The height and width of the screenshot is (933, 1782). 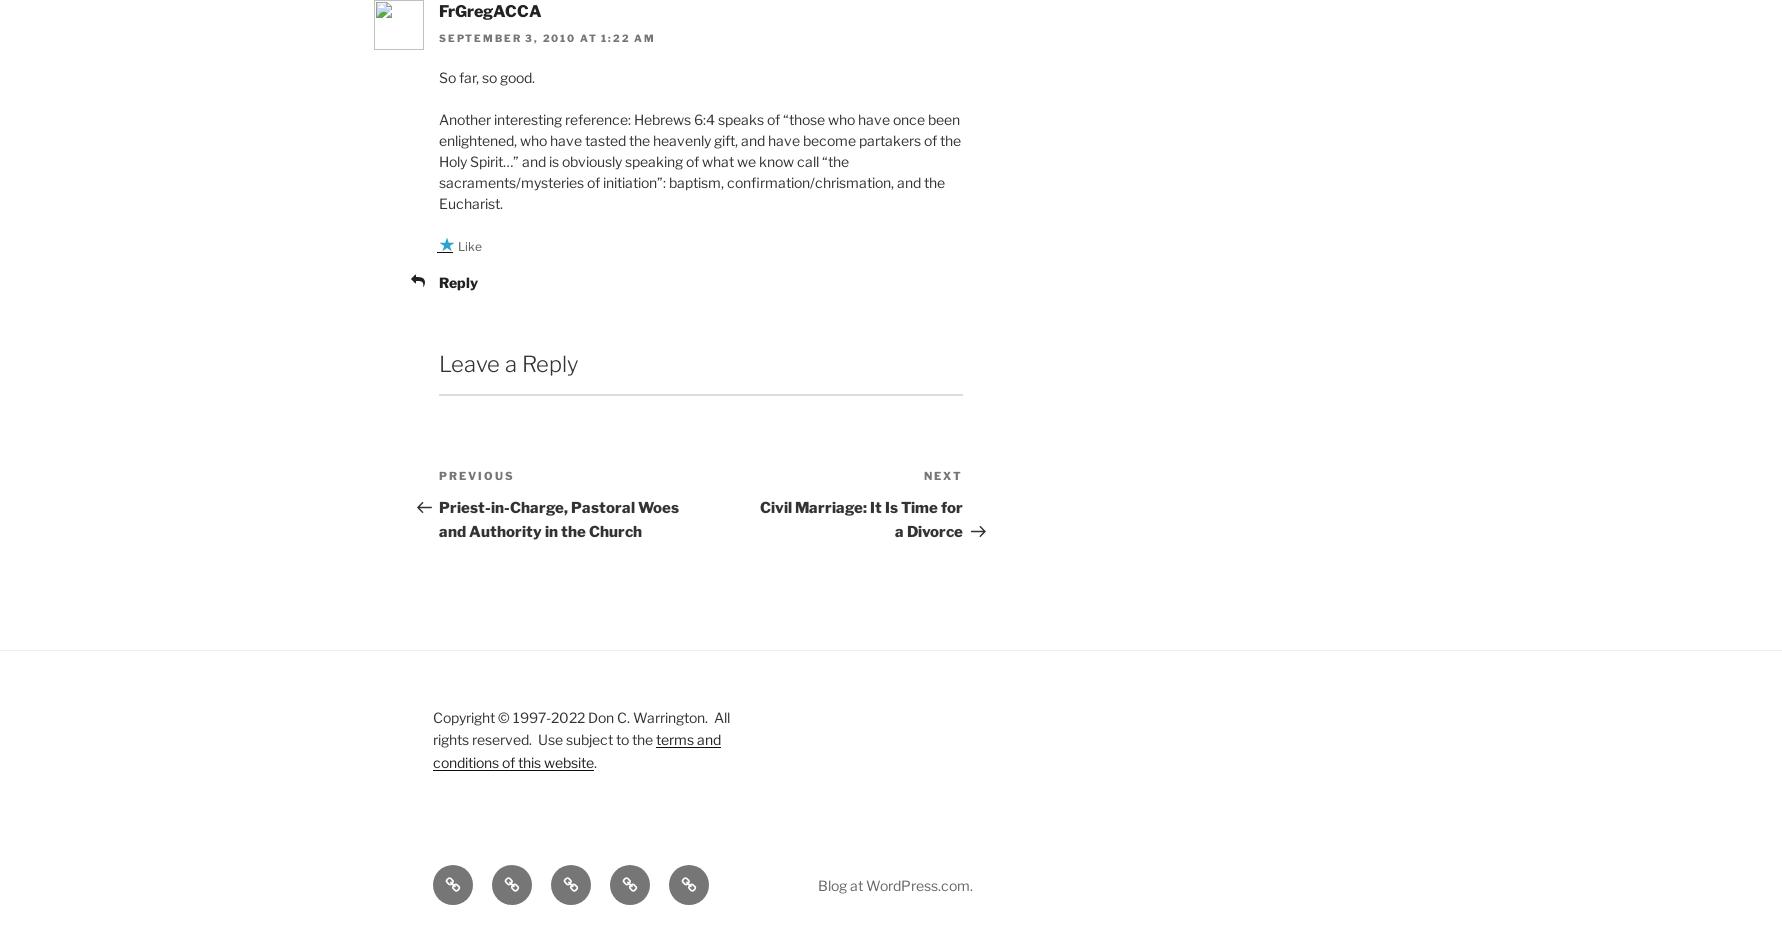 What do you see at coordinates (698, 160) in the screenshot?
I see `'Another interesting reference:  Hebrews 6:4 speaks of “those who have once been enlightened, who have tasted the heavenly gift, and have become partakers of the Holy Spirit…” and is obviously speaking of what we know call “the sacraments/mysteries of initiation”:  baptism, confirmation/chrismation, and the Eucharist.'` at bounding box center [698, 160].